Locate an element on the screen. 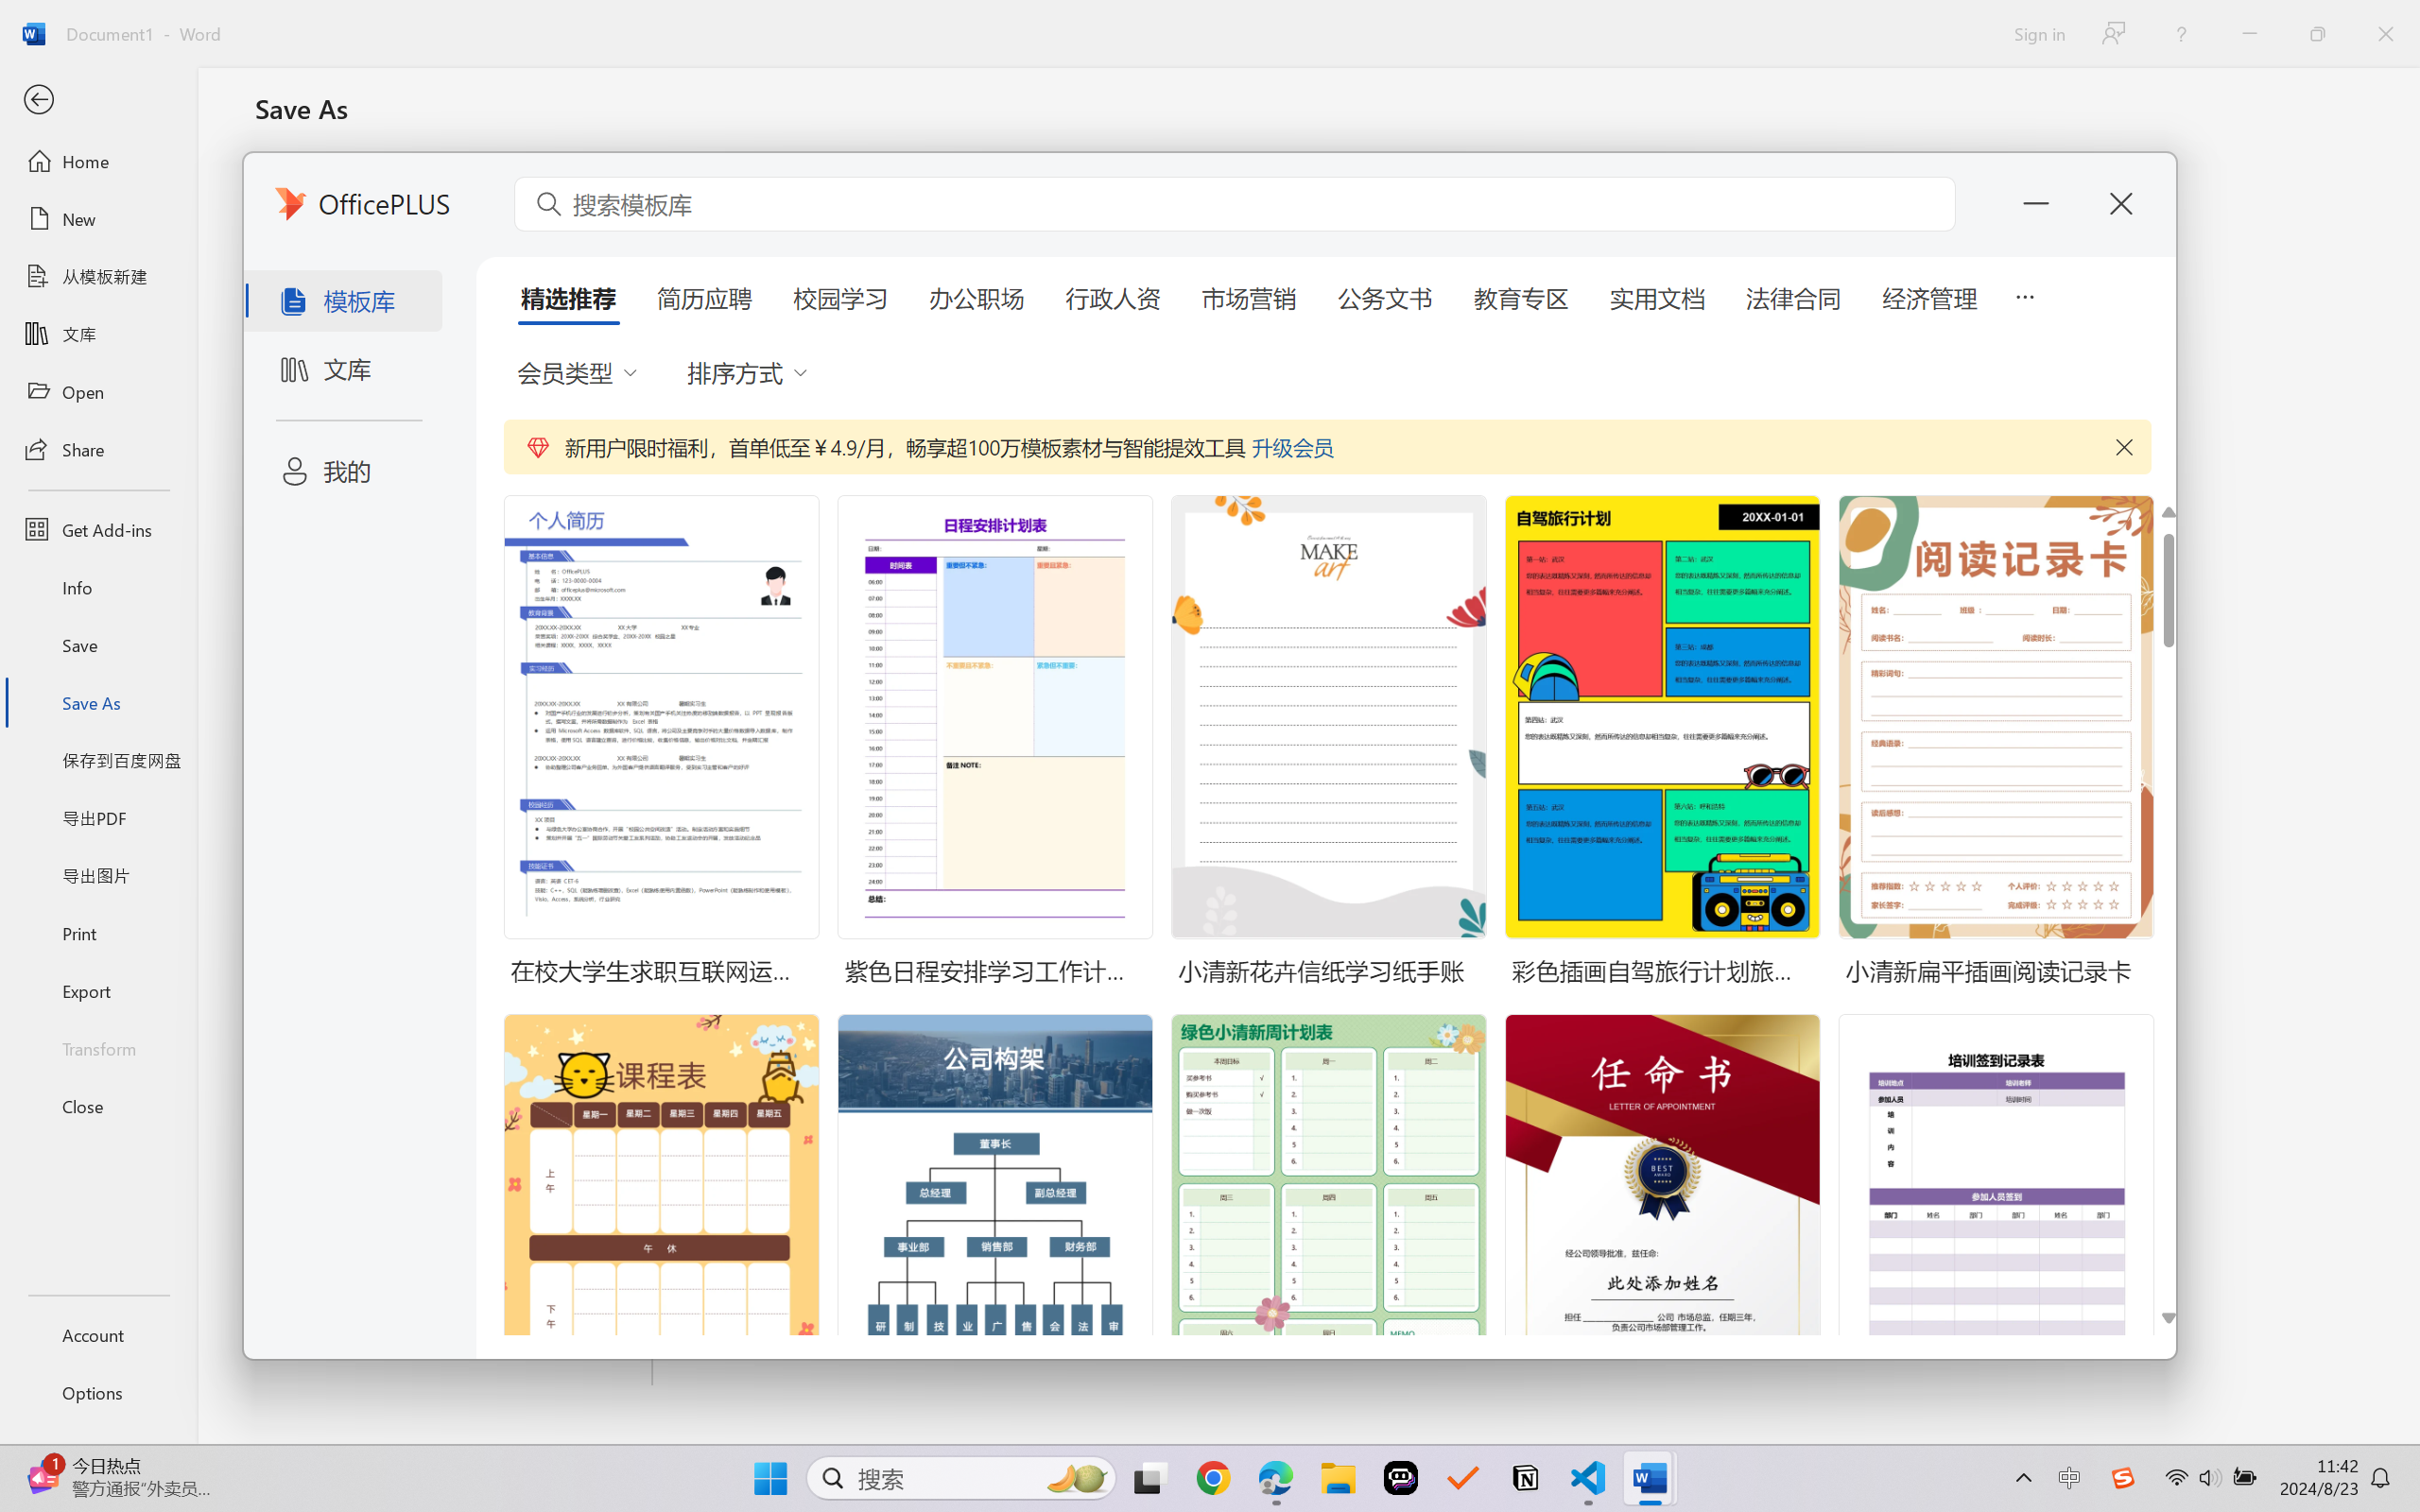 The width and height of the screenshot is (2420, 1512). 'Export' is located at coordinates (97, 989).